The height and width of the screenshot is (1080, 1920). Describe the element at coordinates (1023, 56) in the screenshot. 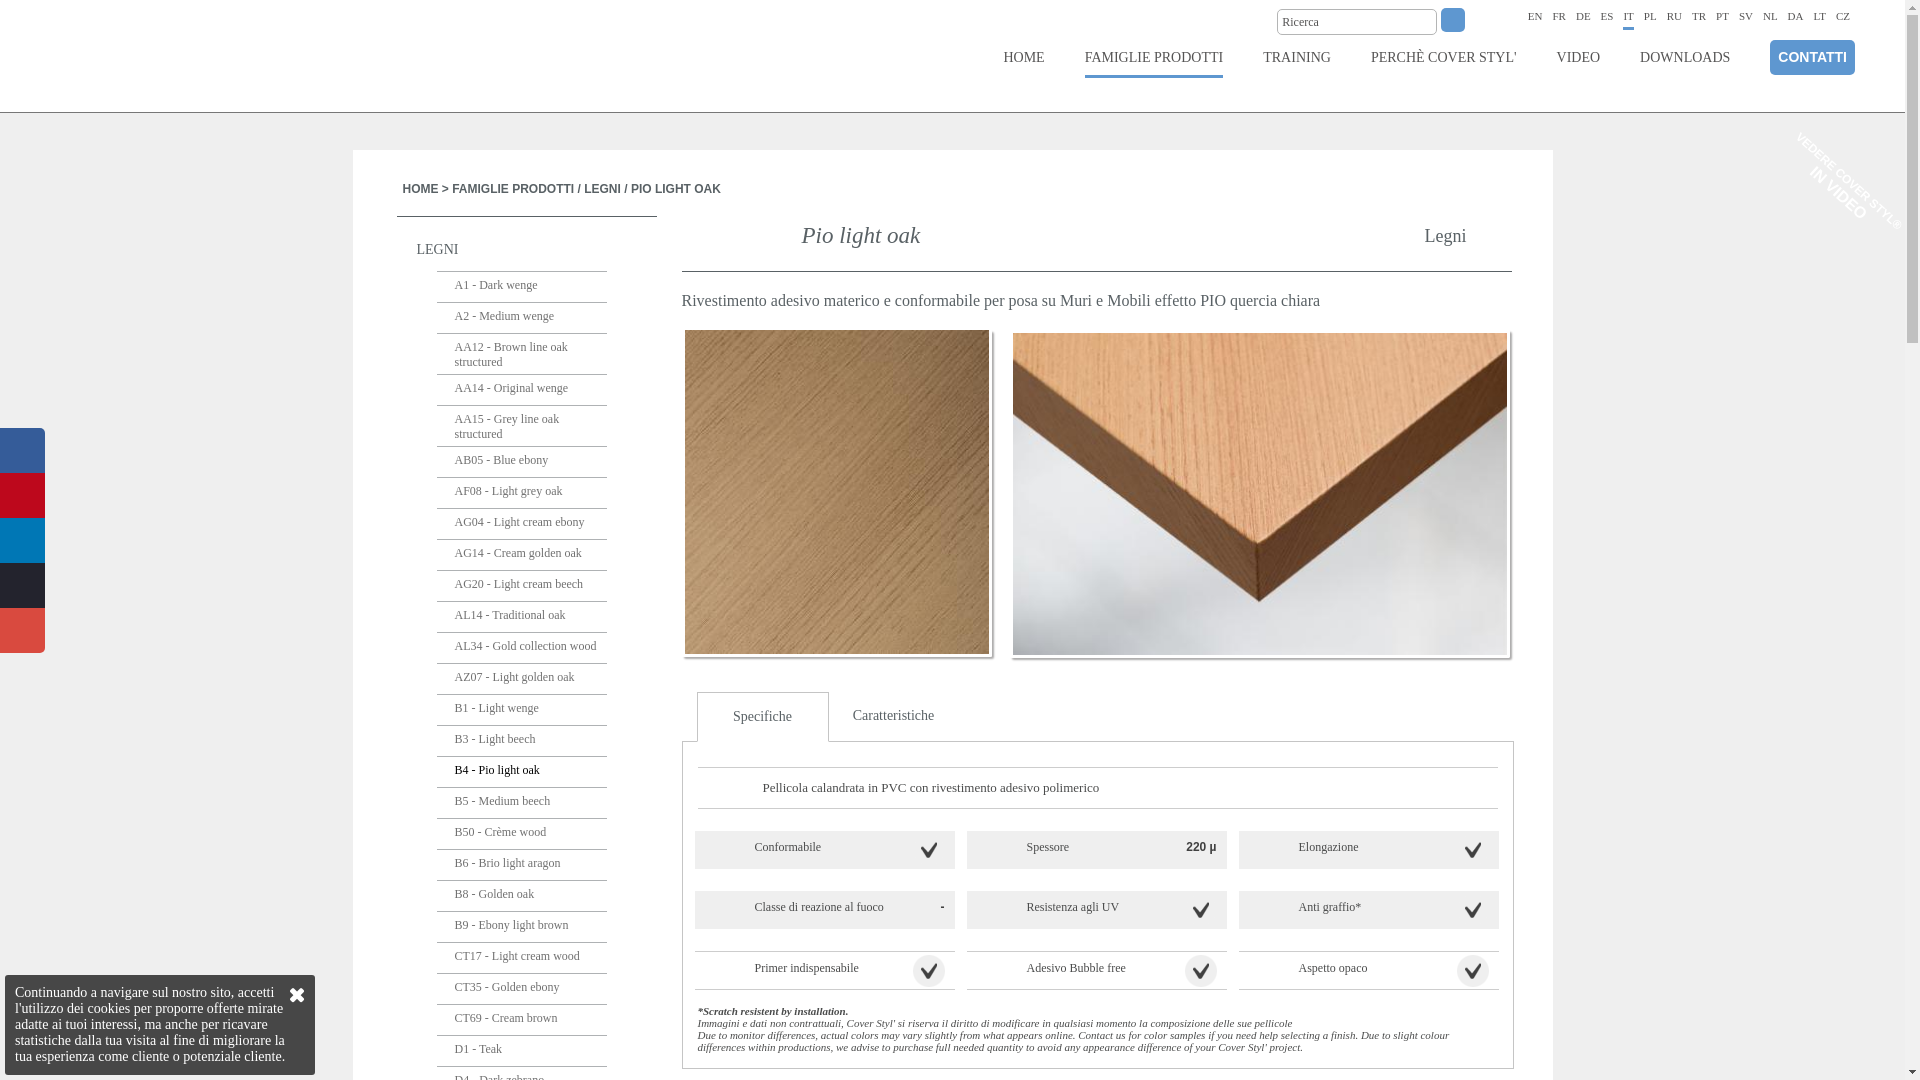

I see `'HOME'` at that location.